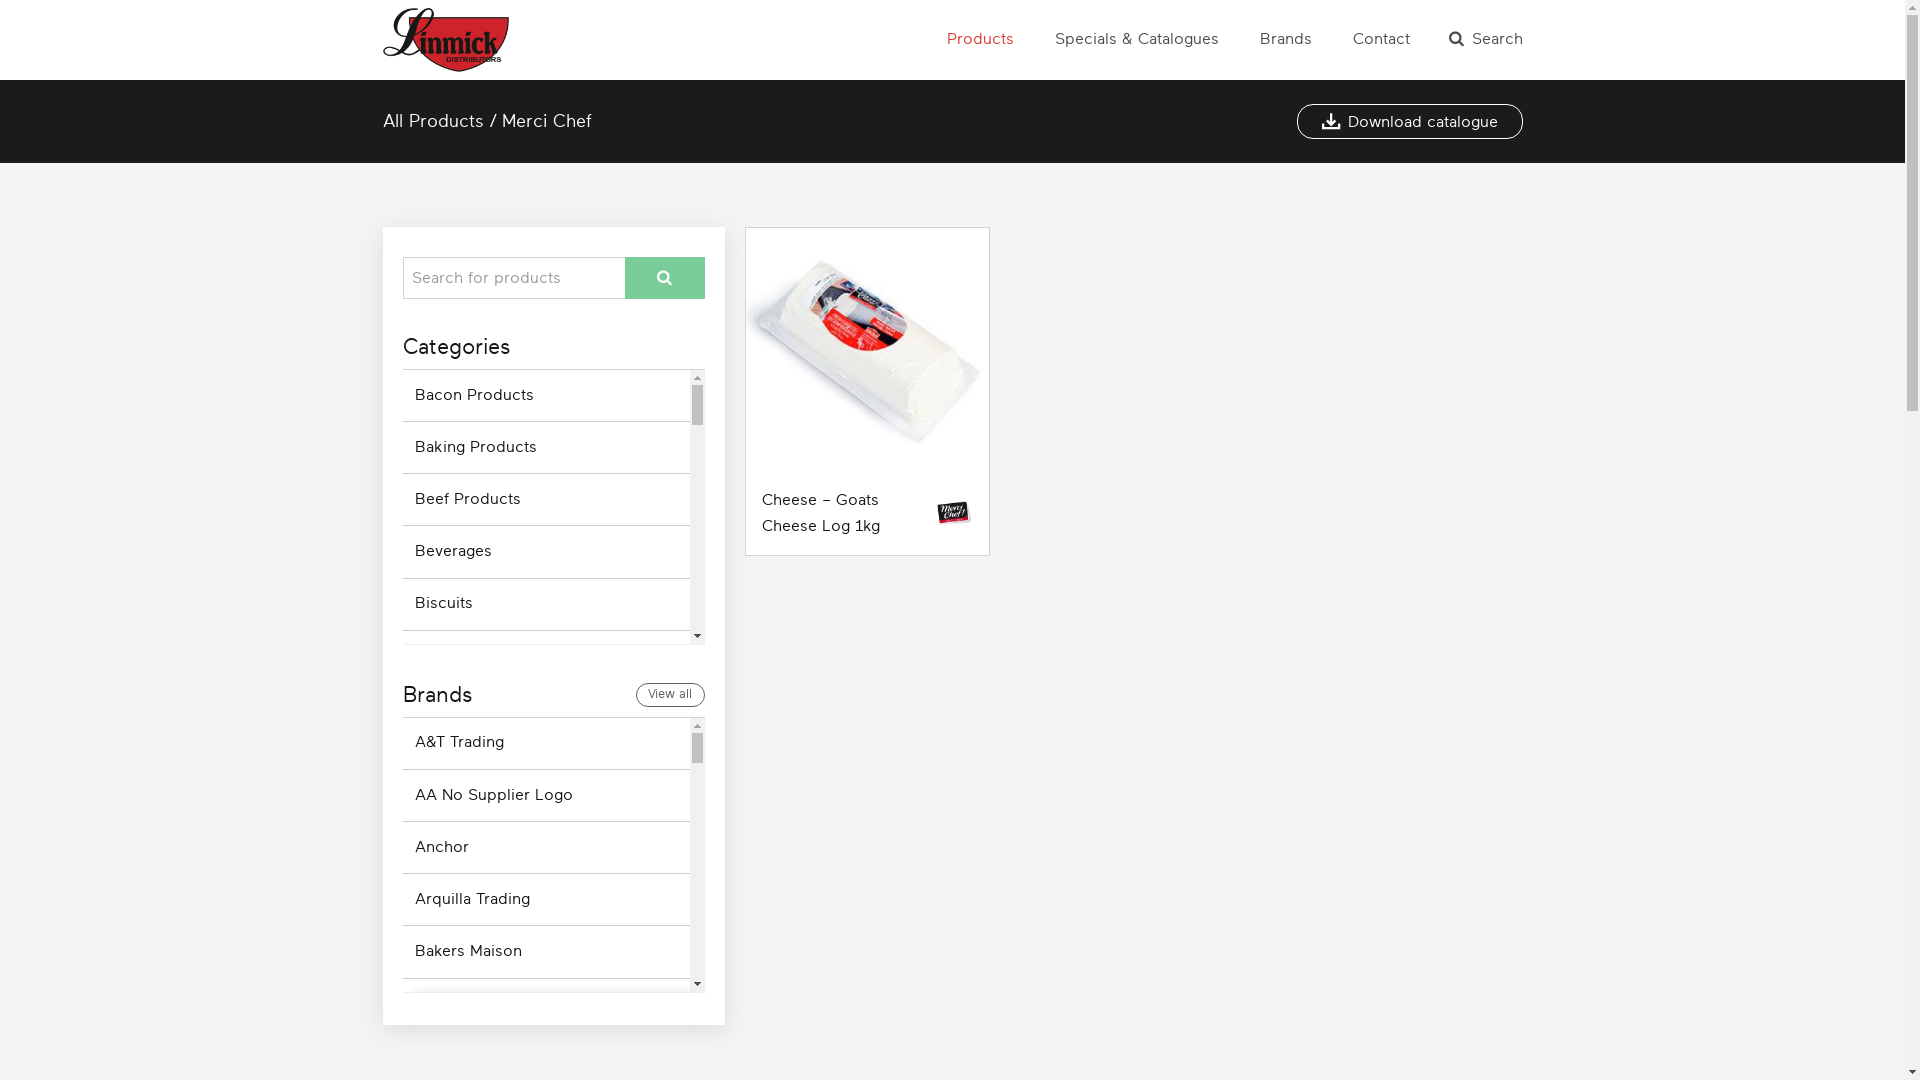  Describe the element at coordinates (545, 743) in the screenshot. I see `'A&T Trading'` at that location.